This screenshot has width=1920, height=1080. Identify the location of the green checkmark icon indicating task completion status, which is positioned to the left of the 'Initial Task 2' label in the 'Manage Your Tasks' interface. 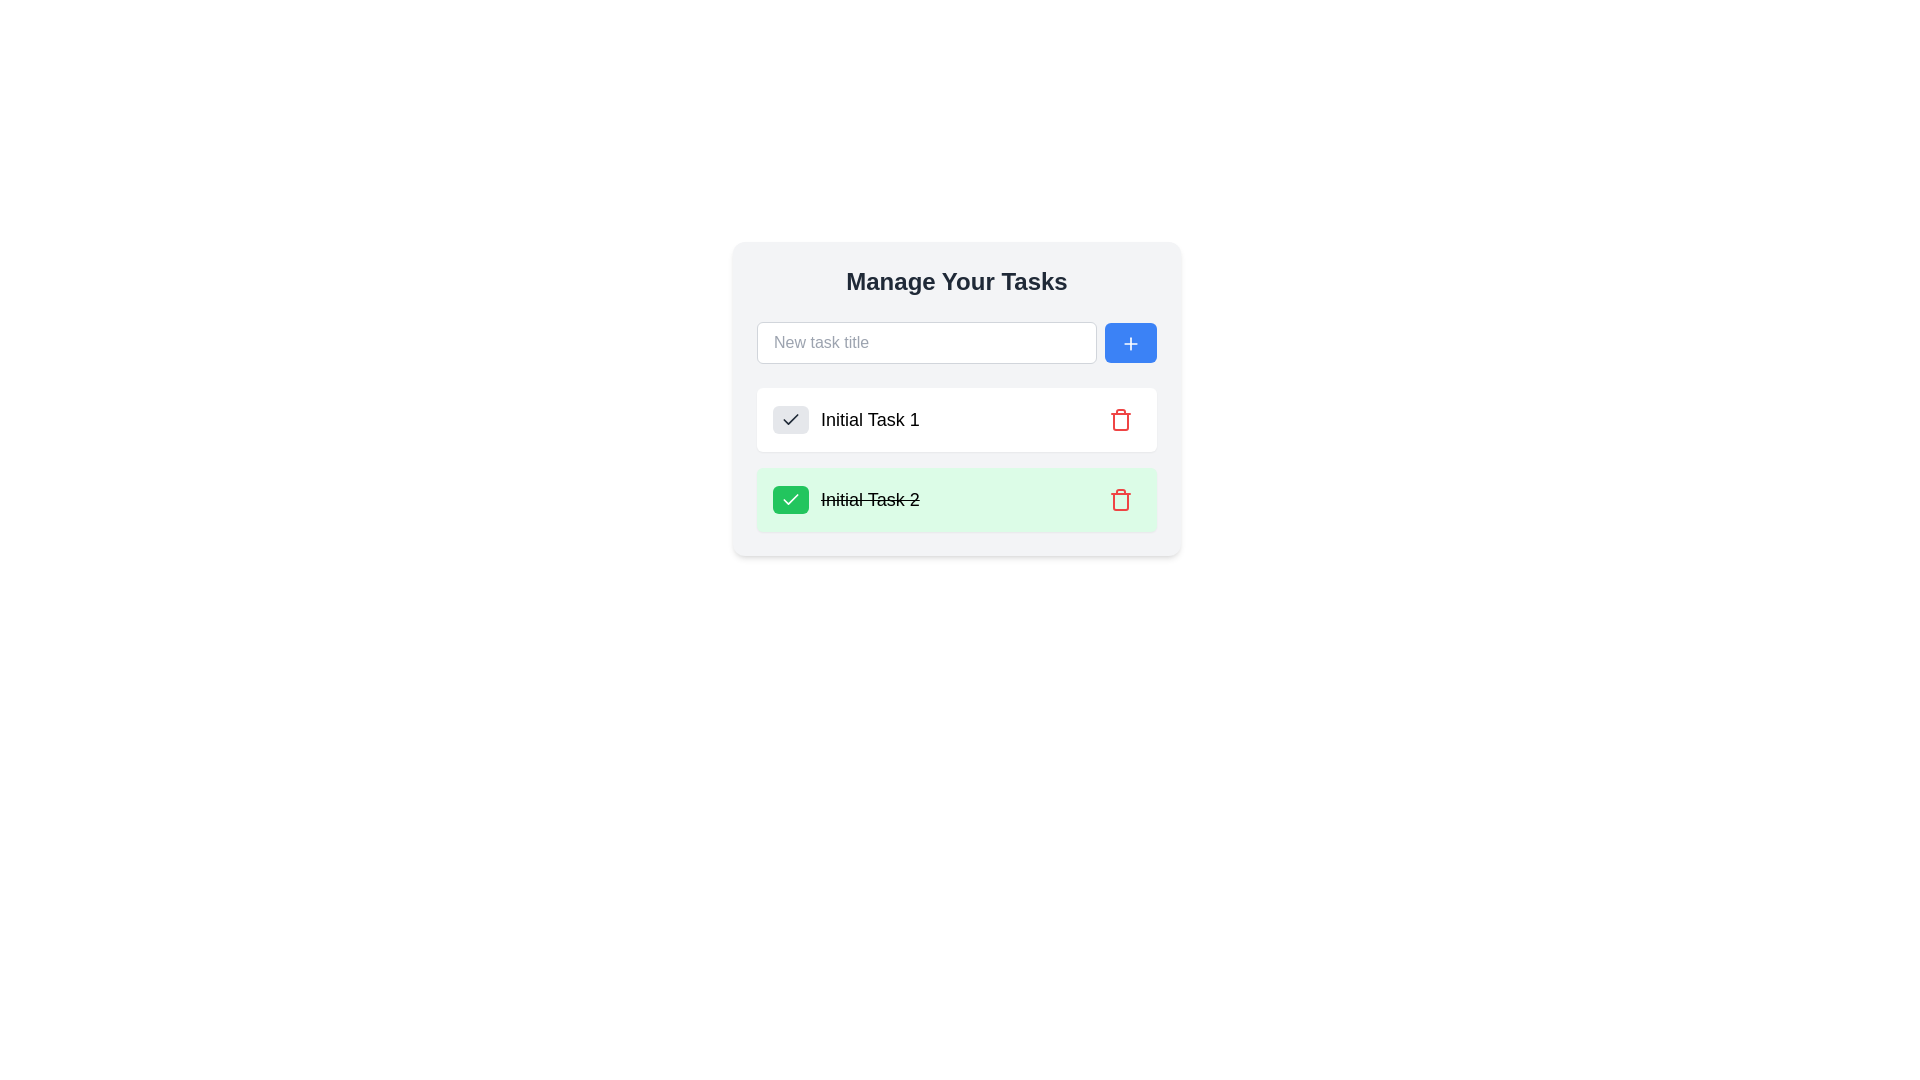
(790, 418).